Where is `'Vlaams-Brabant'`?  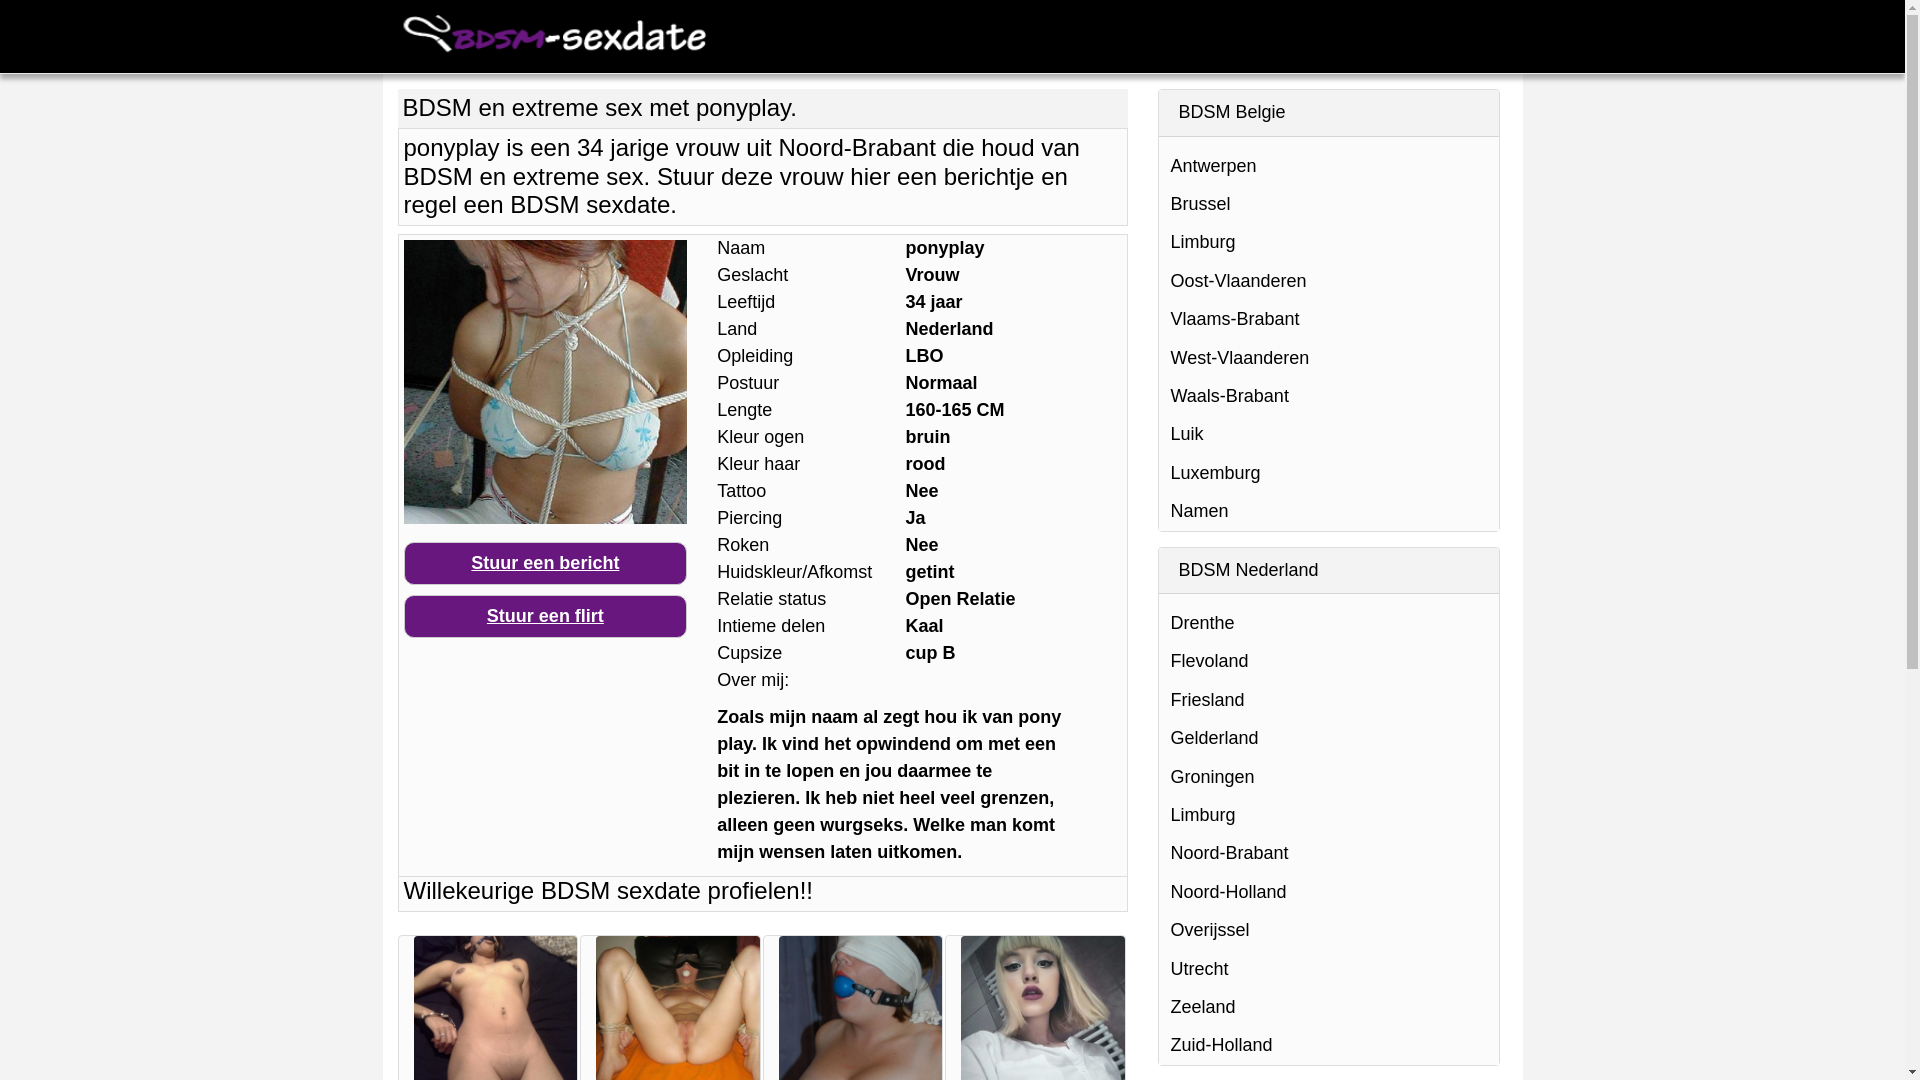
'Vlaams-Brabant' is located at coordinates (1328, 318).